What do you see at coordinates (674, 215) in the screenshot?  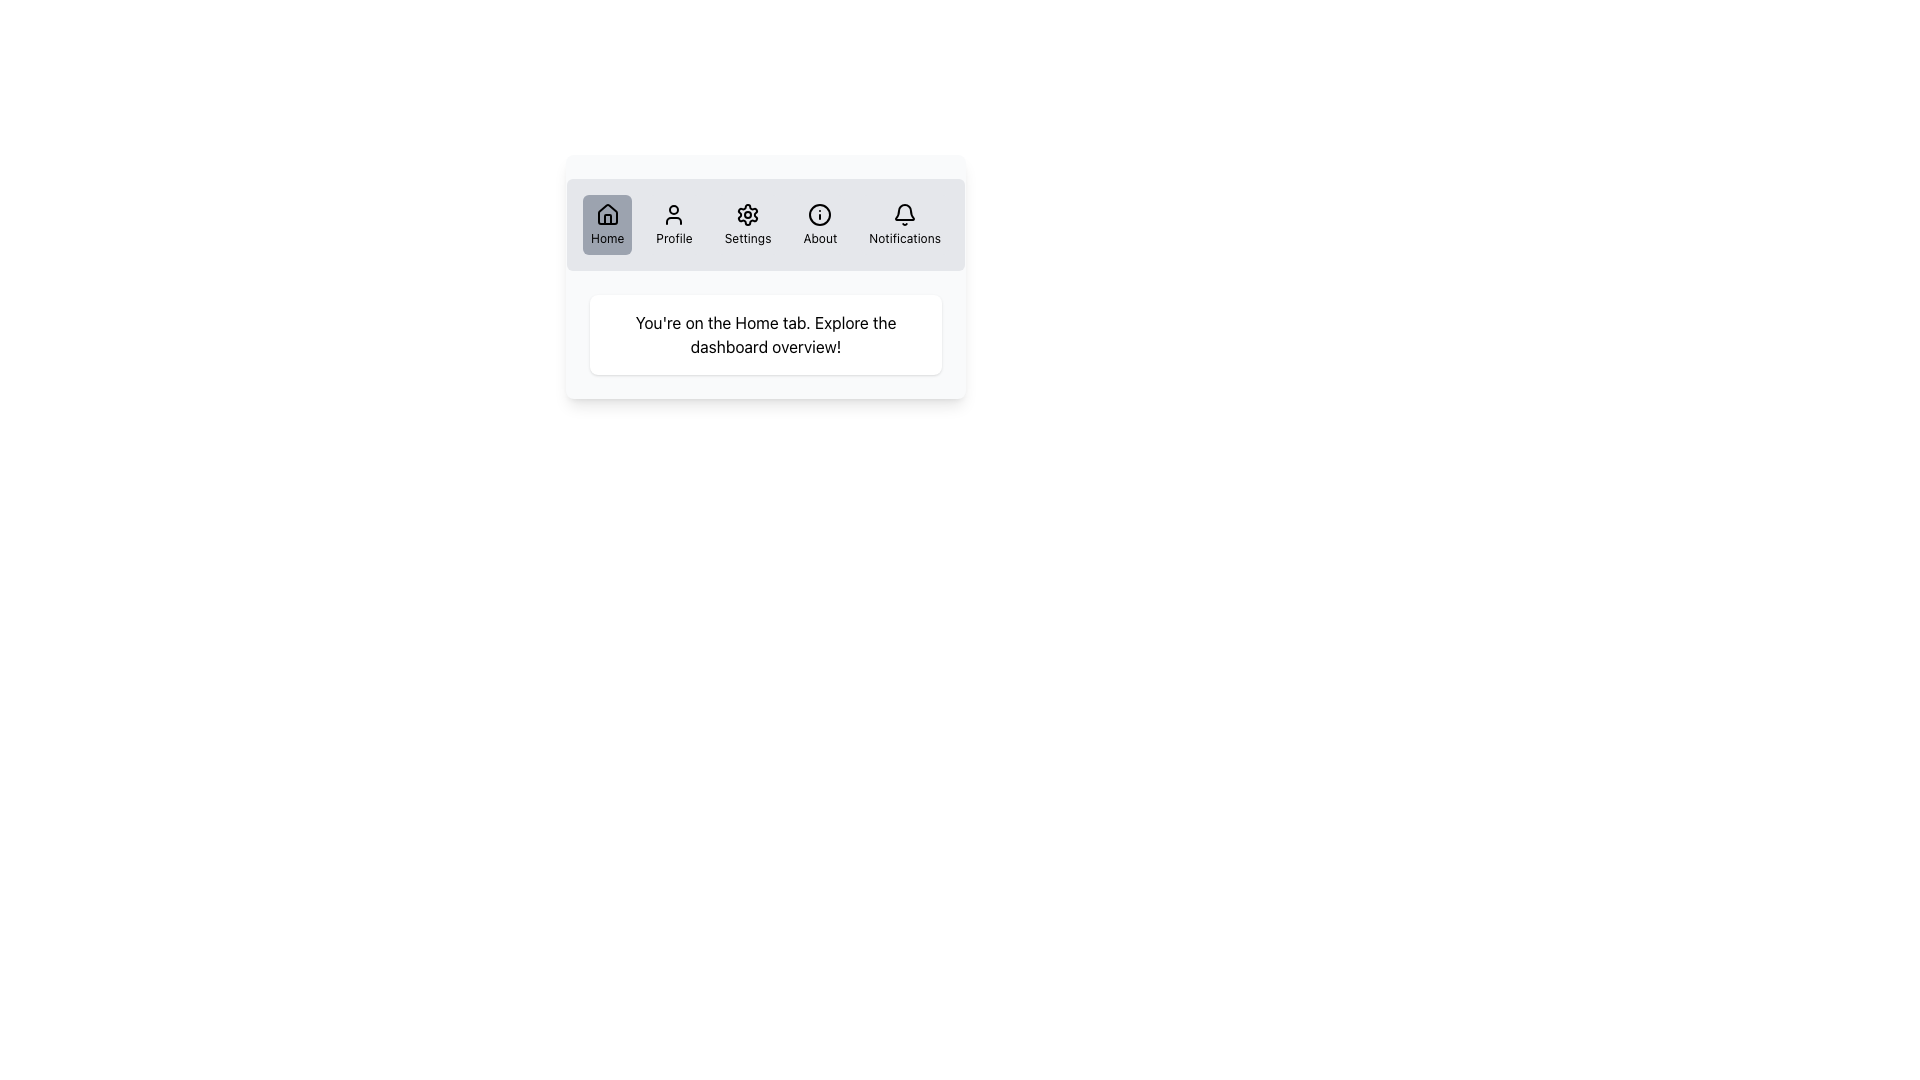 I see `the user profile icon located in the navigation bar` at bounding box center [674, 215].